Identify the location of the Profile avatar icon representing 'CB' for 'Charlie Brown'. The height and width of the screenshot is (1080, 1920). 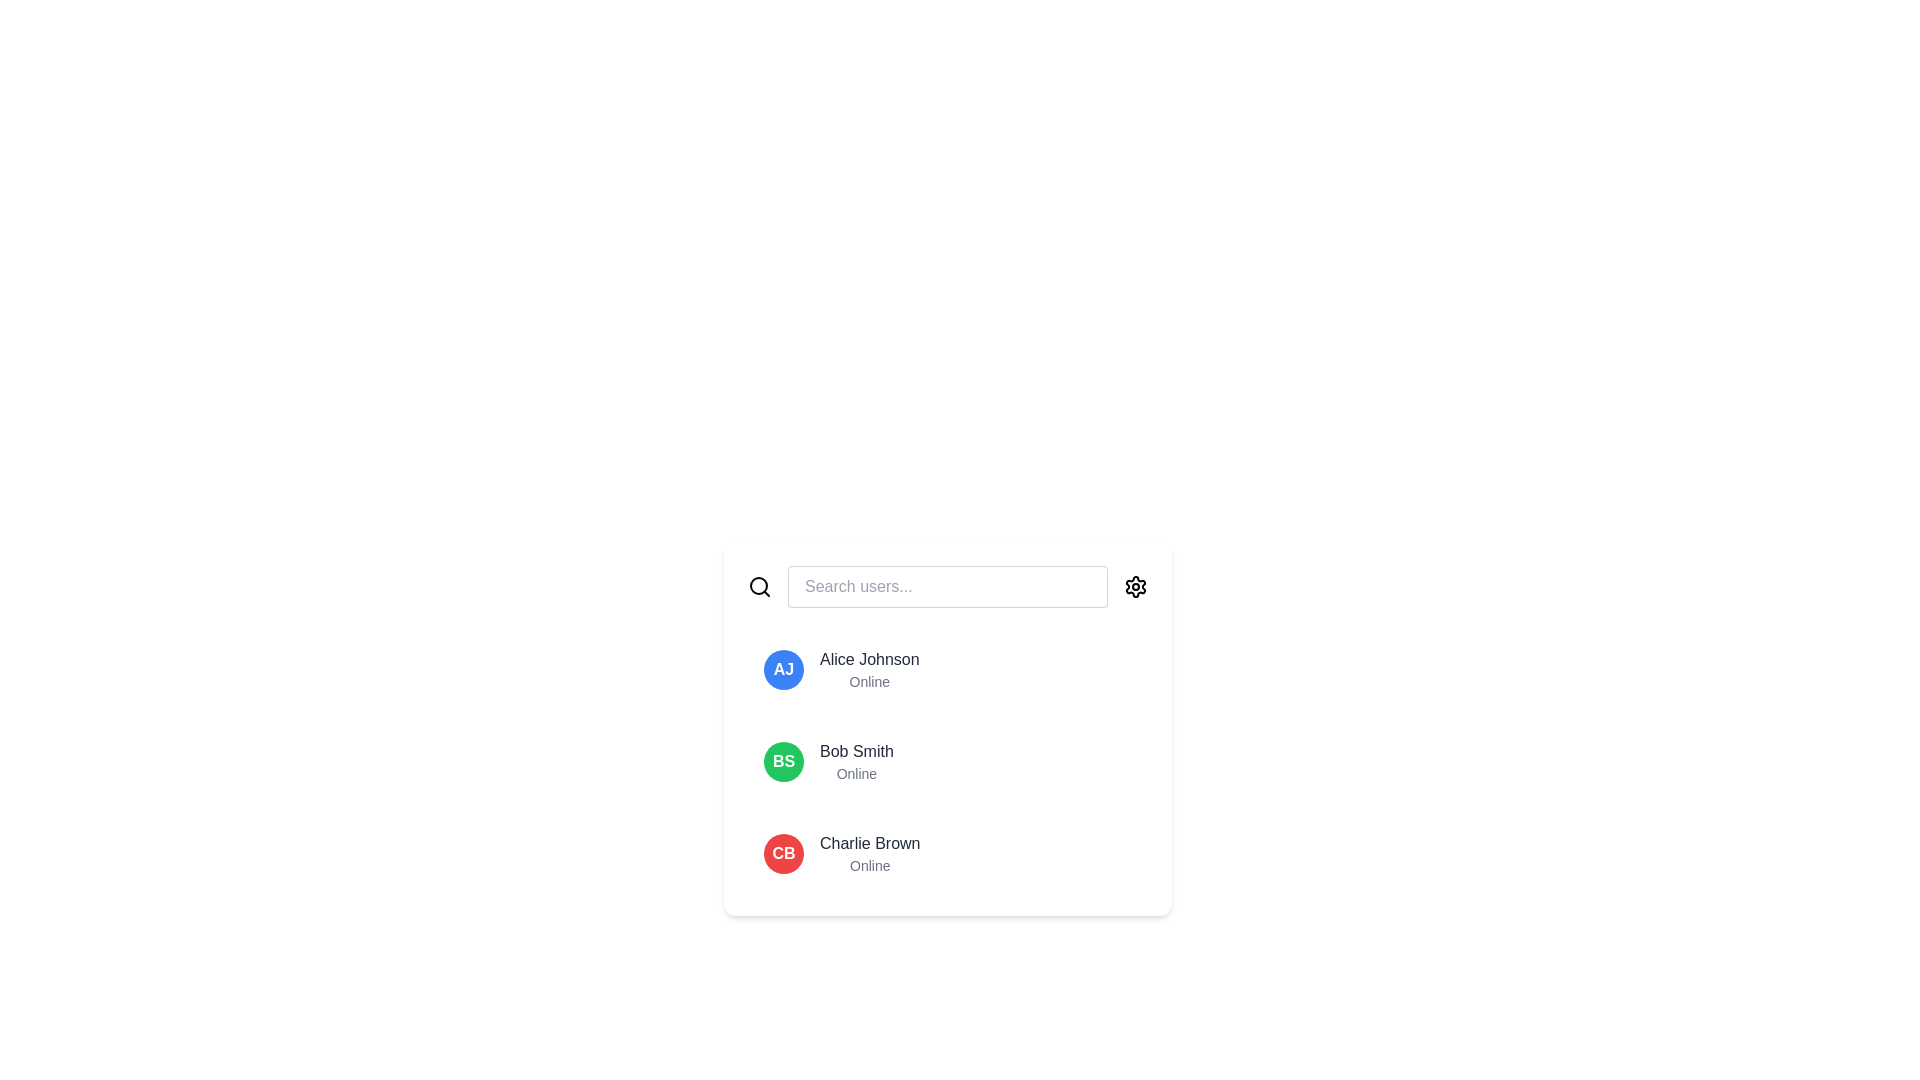
(782, 853).